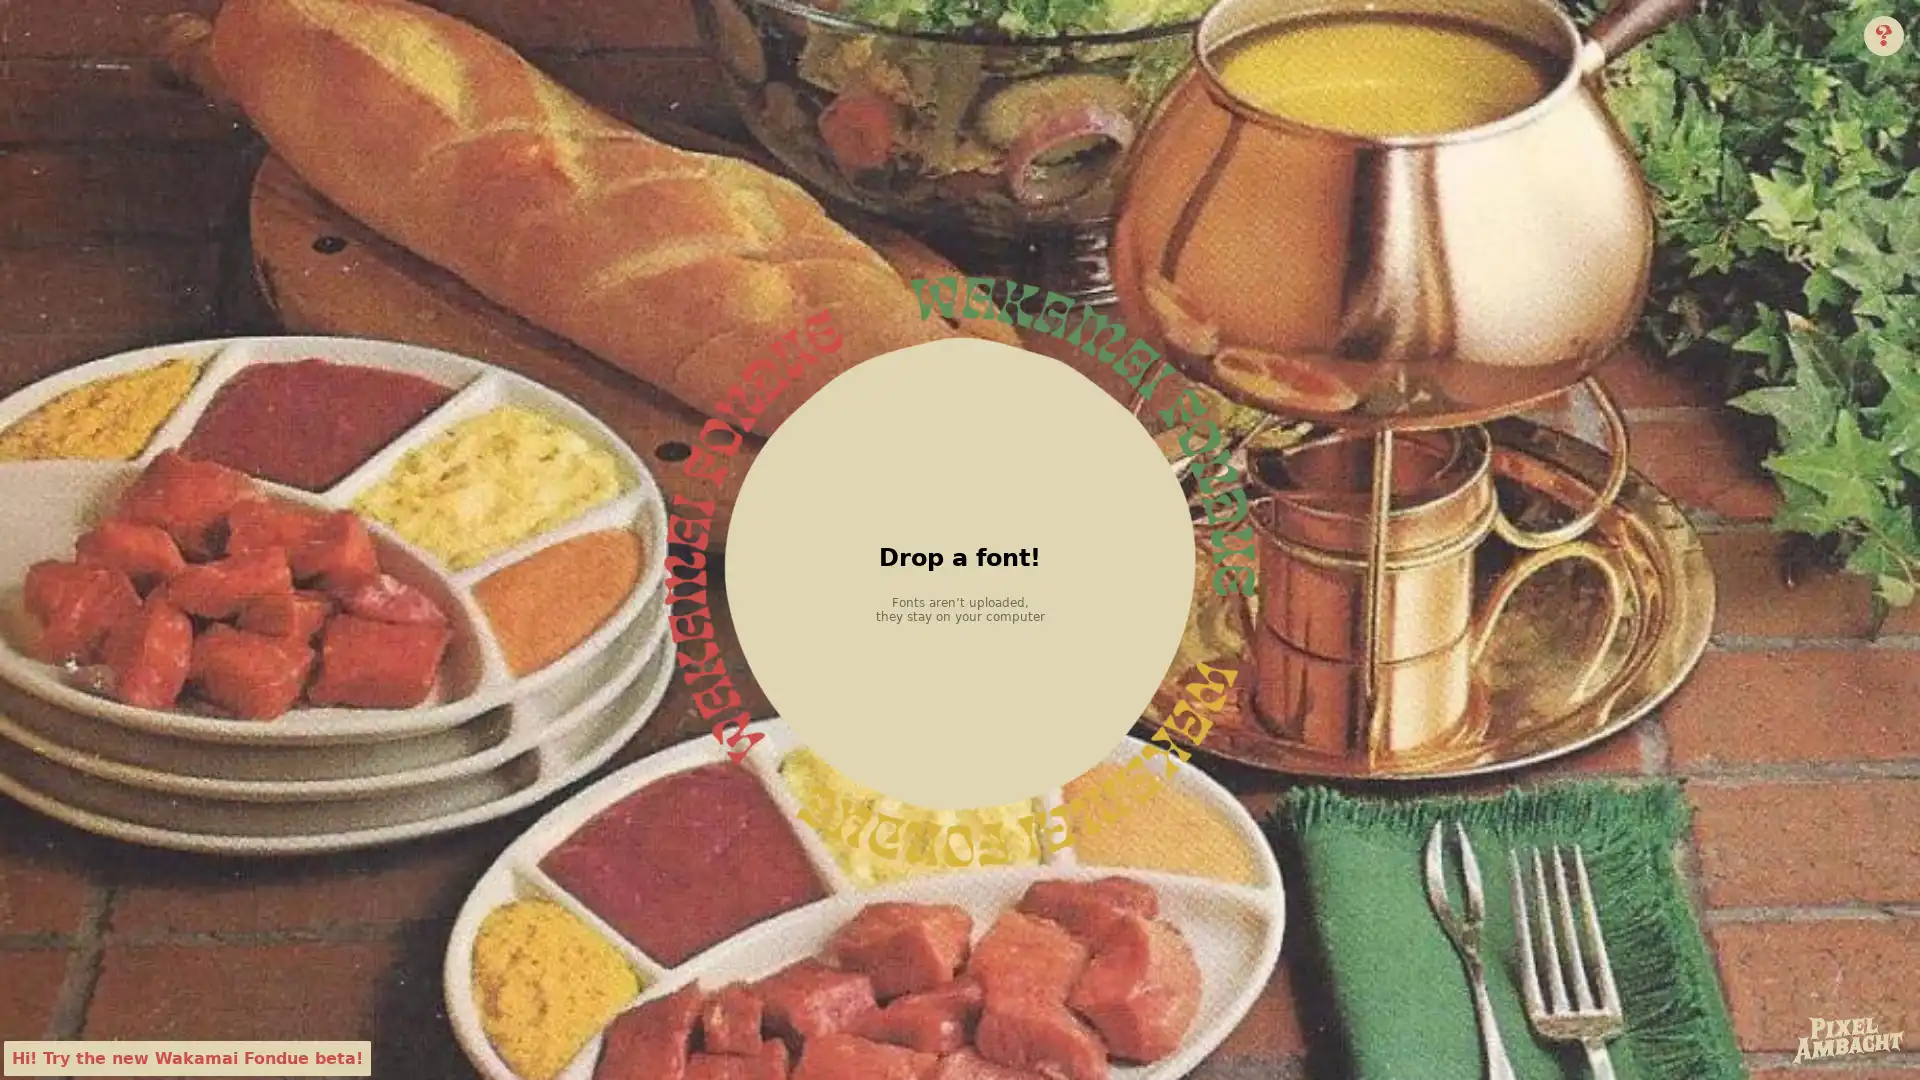 This screenshot has width=1920, height=1080. Describe the element at coordinates (1882, 35) in the screenshot. I see `Info` at that location.